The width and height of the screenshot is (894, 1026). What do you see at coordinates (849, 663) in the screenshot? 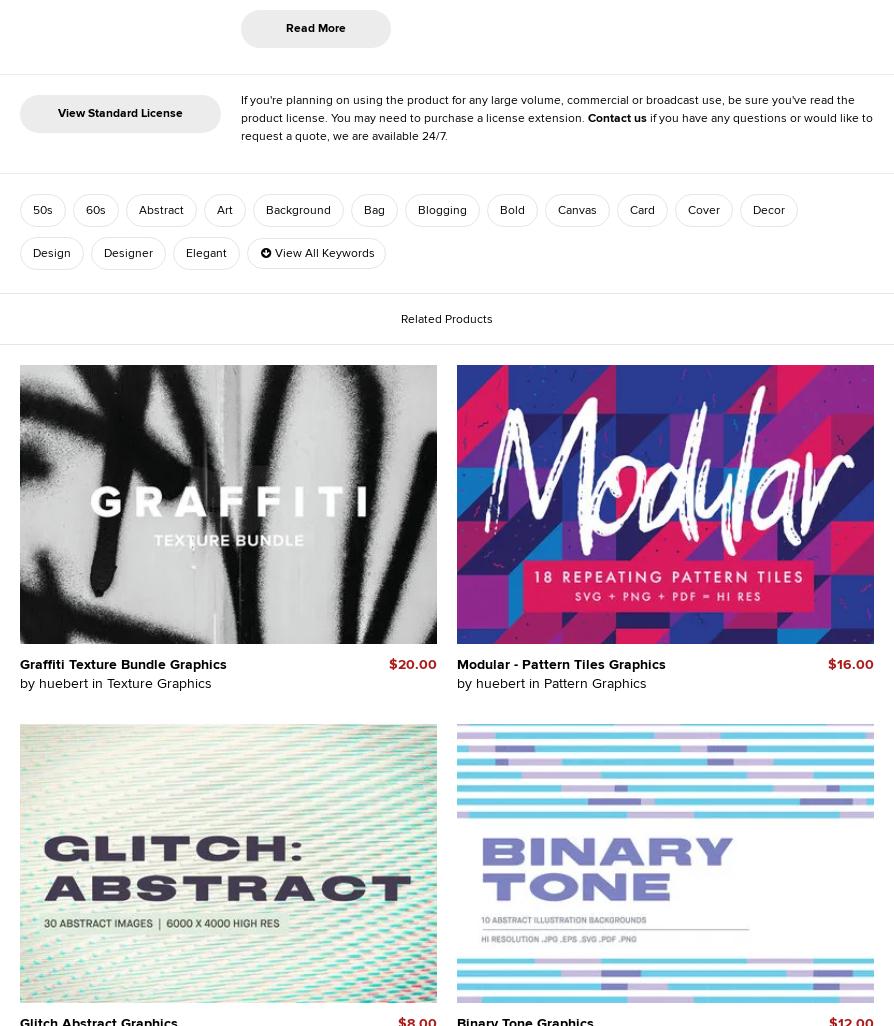
I see `'$16.00'` at bounding box center [849, 663].